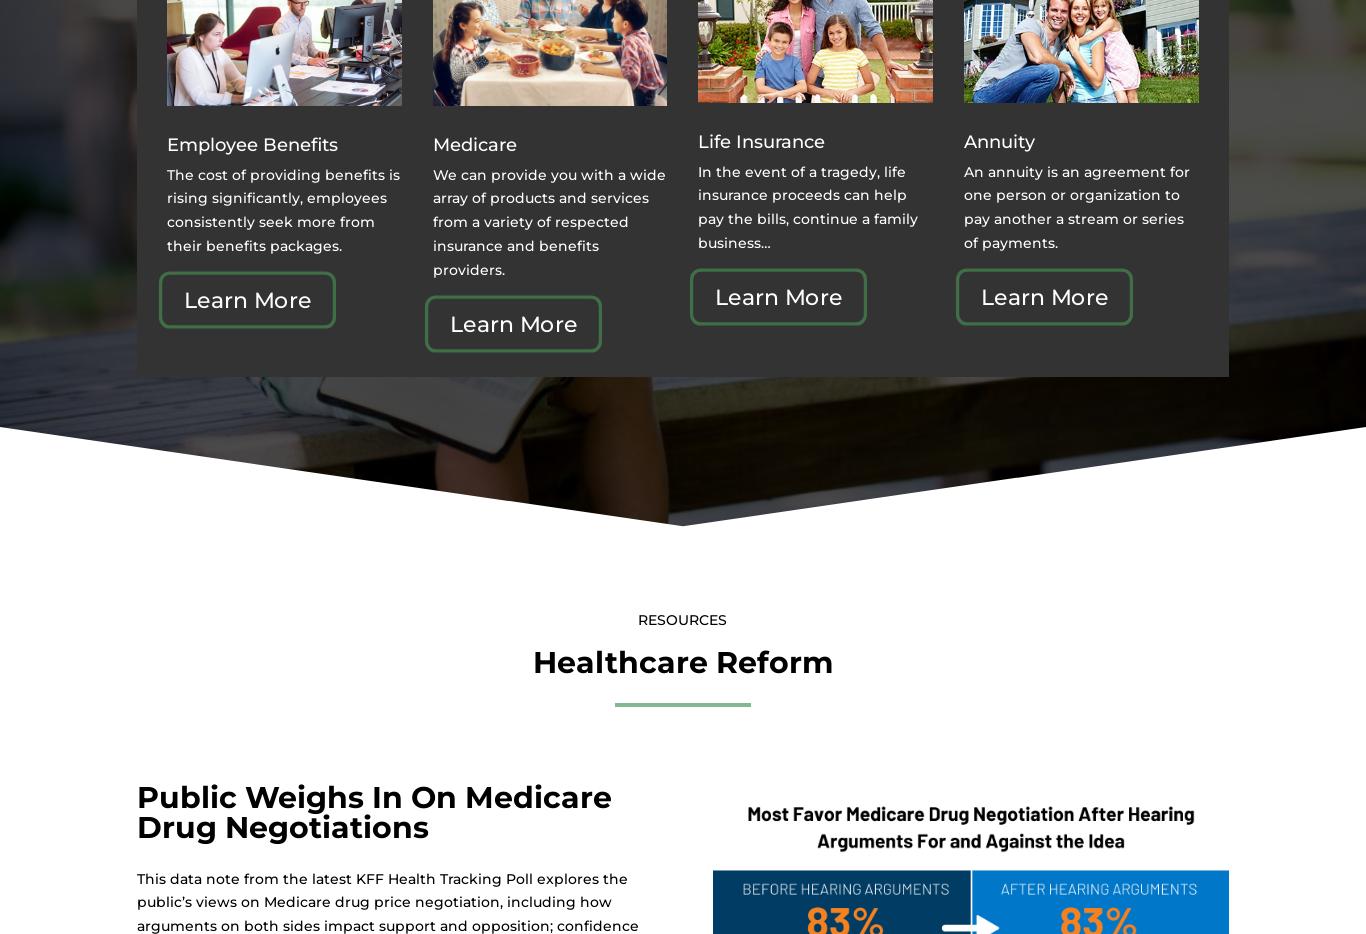  Describe the element at coordinates (372, 811) in the screenshot. I see `'Public Weighs In On Medicare Drug Negotiations'` at that location.